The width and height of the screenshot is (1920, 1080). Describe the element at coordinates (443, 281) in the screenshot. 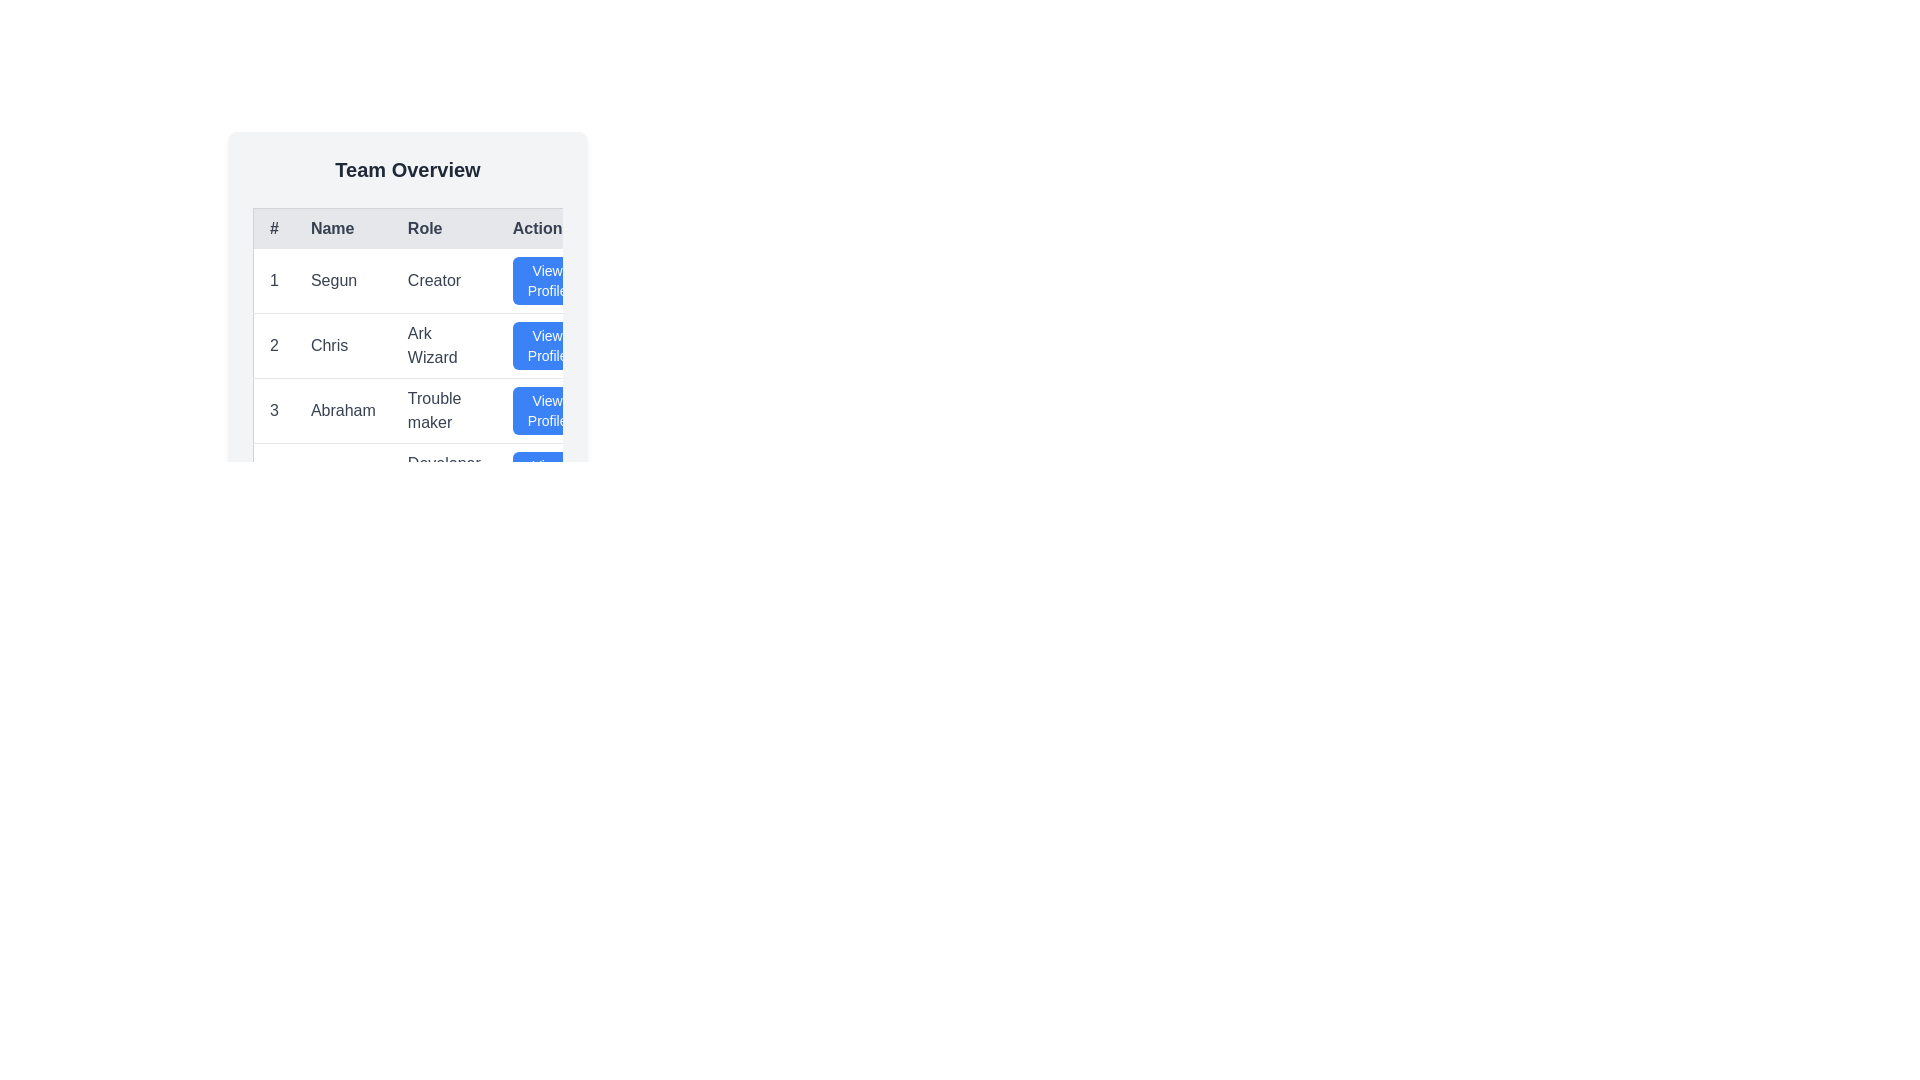

I see `the text label indicating the role of 'Segun' in the table, which is positioned between 'Segun' and 'View Profile'` at that location.